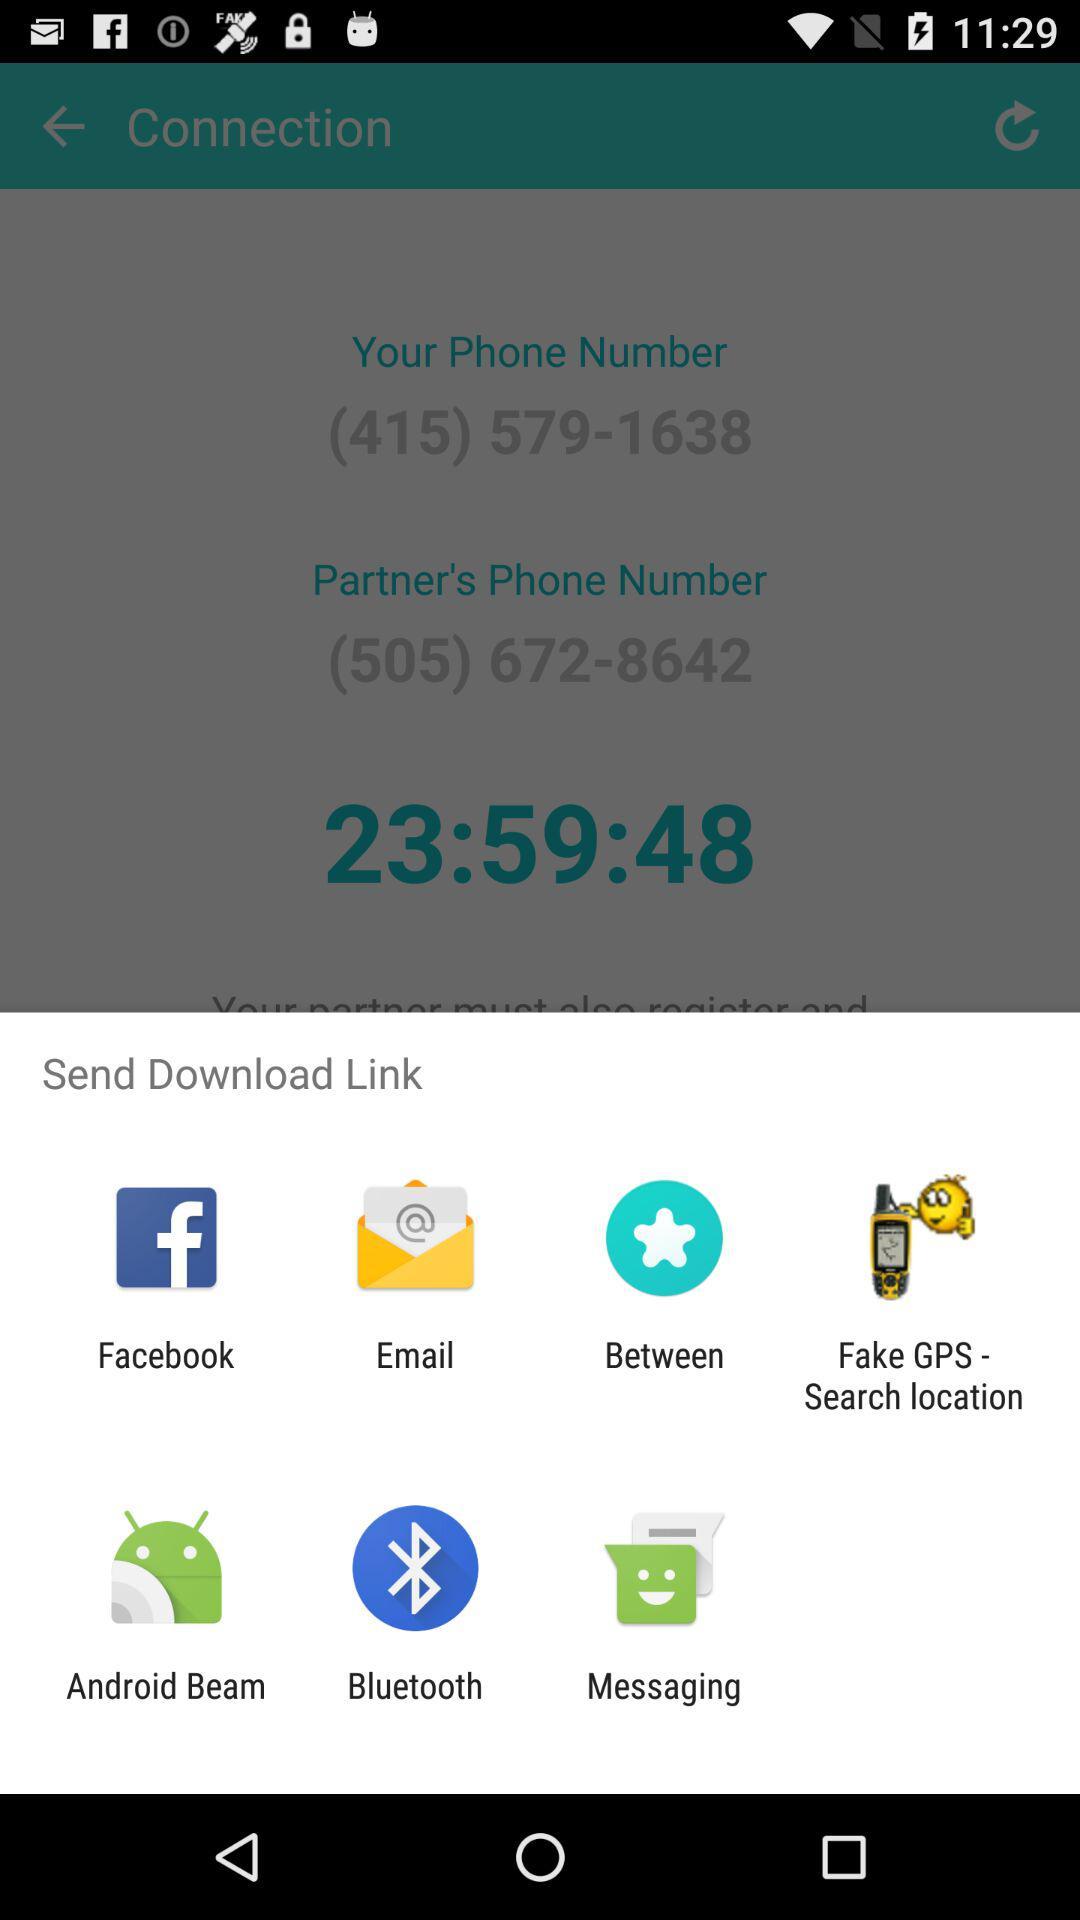 The height and width of the screenshot is (1920, 1080). I want to click on the between, so click(664, 1374).